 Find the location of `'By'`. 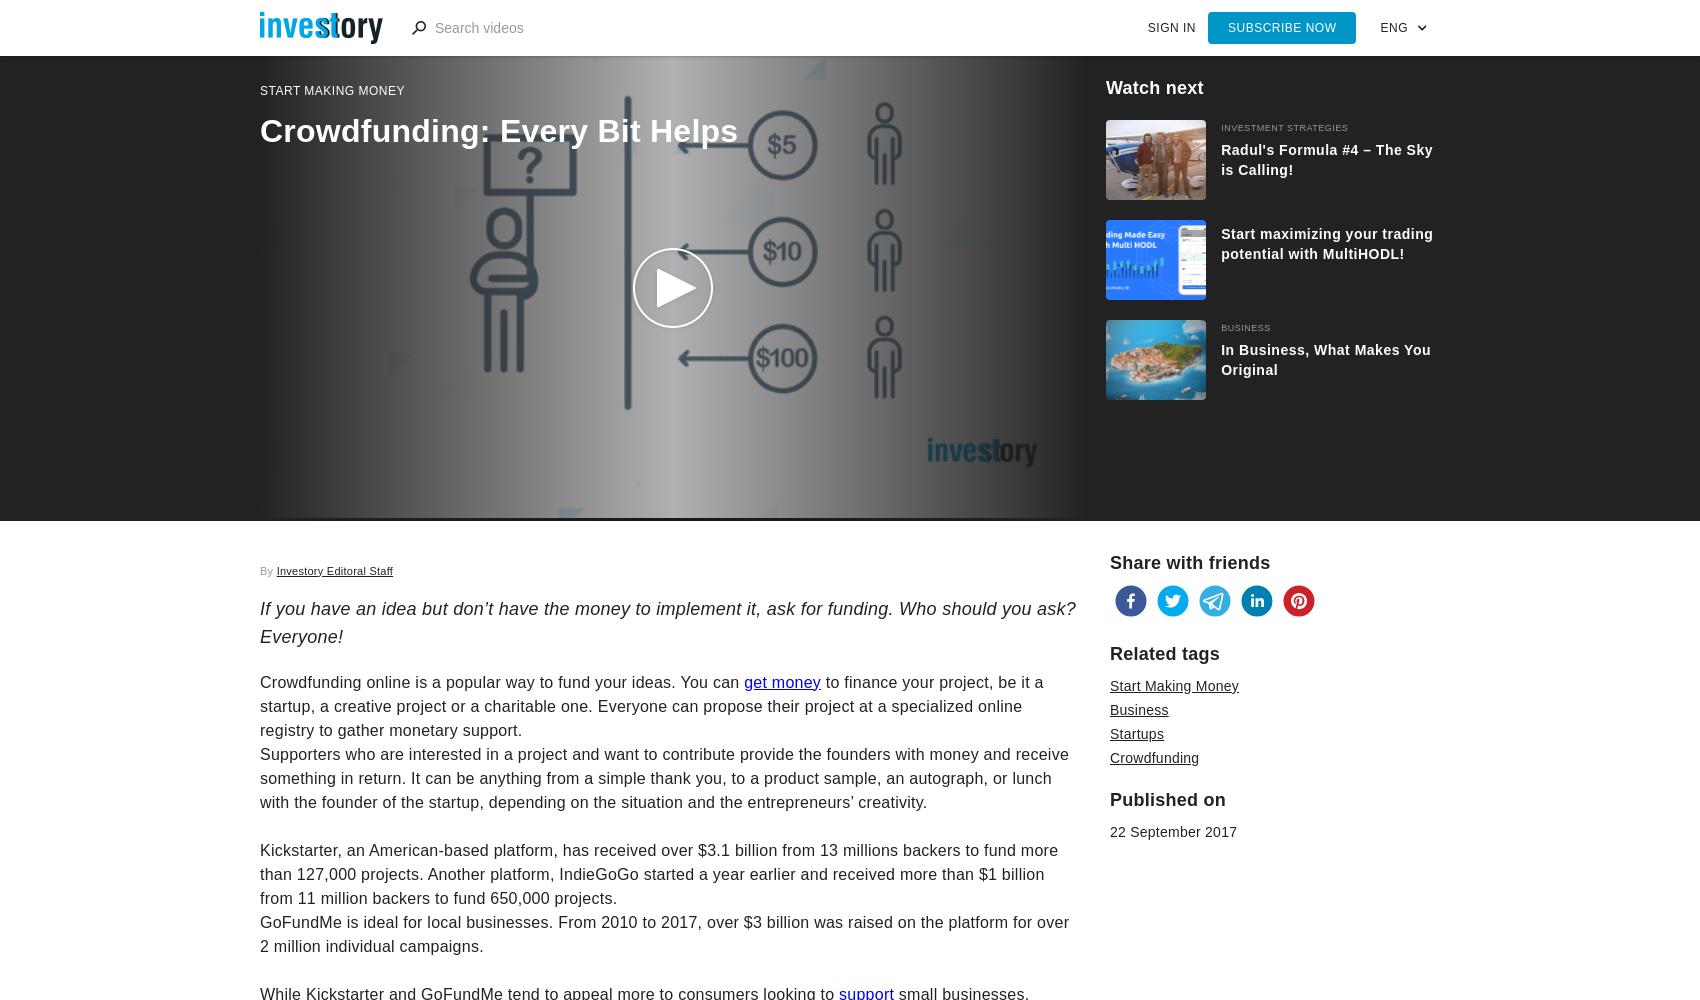

'By' is located at coordinates (259, 569).